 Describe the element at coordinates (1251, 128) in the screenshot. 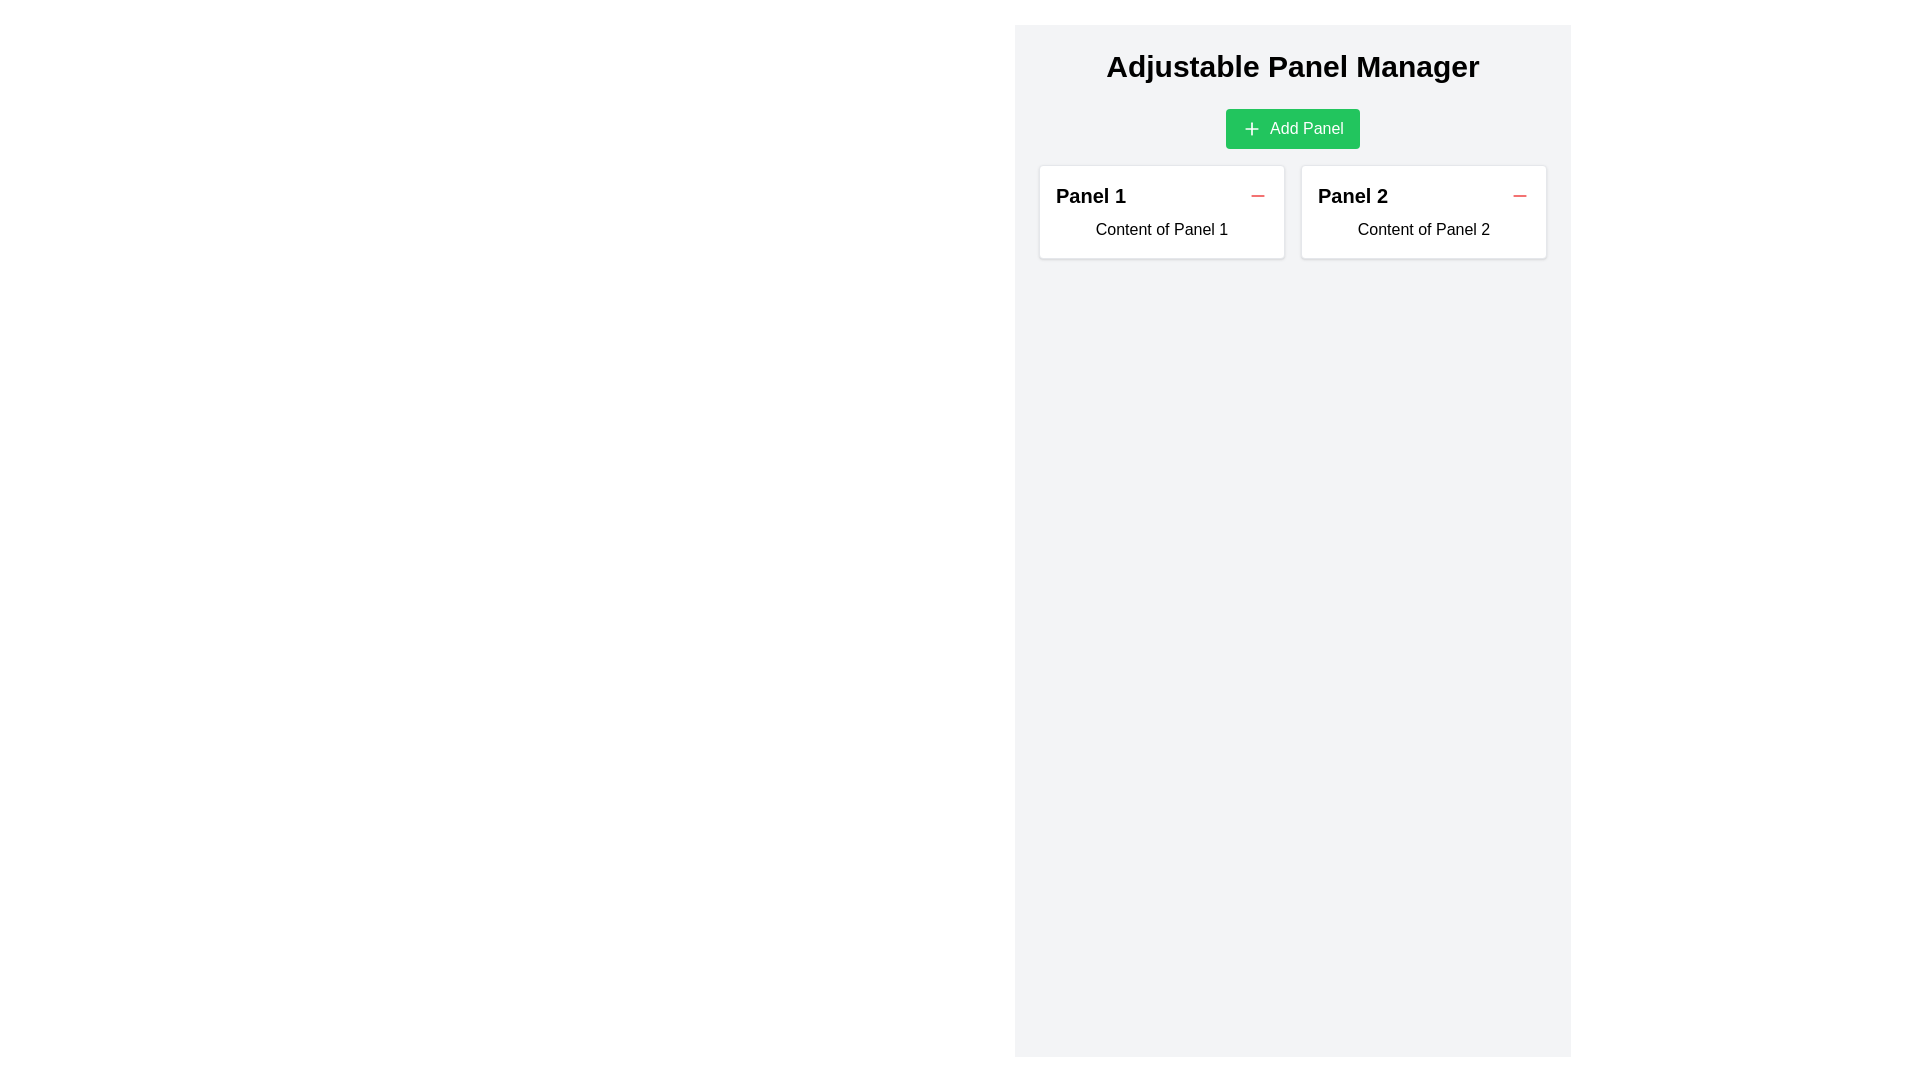

I see `the small green square icon with a plus sign located within the Add Panel button, which is positioned below the Adjustable Panel Manager heading` at that location.